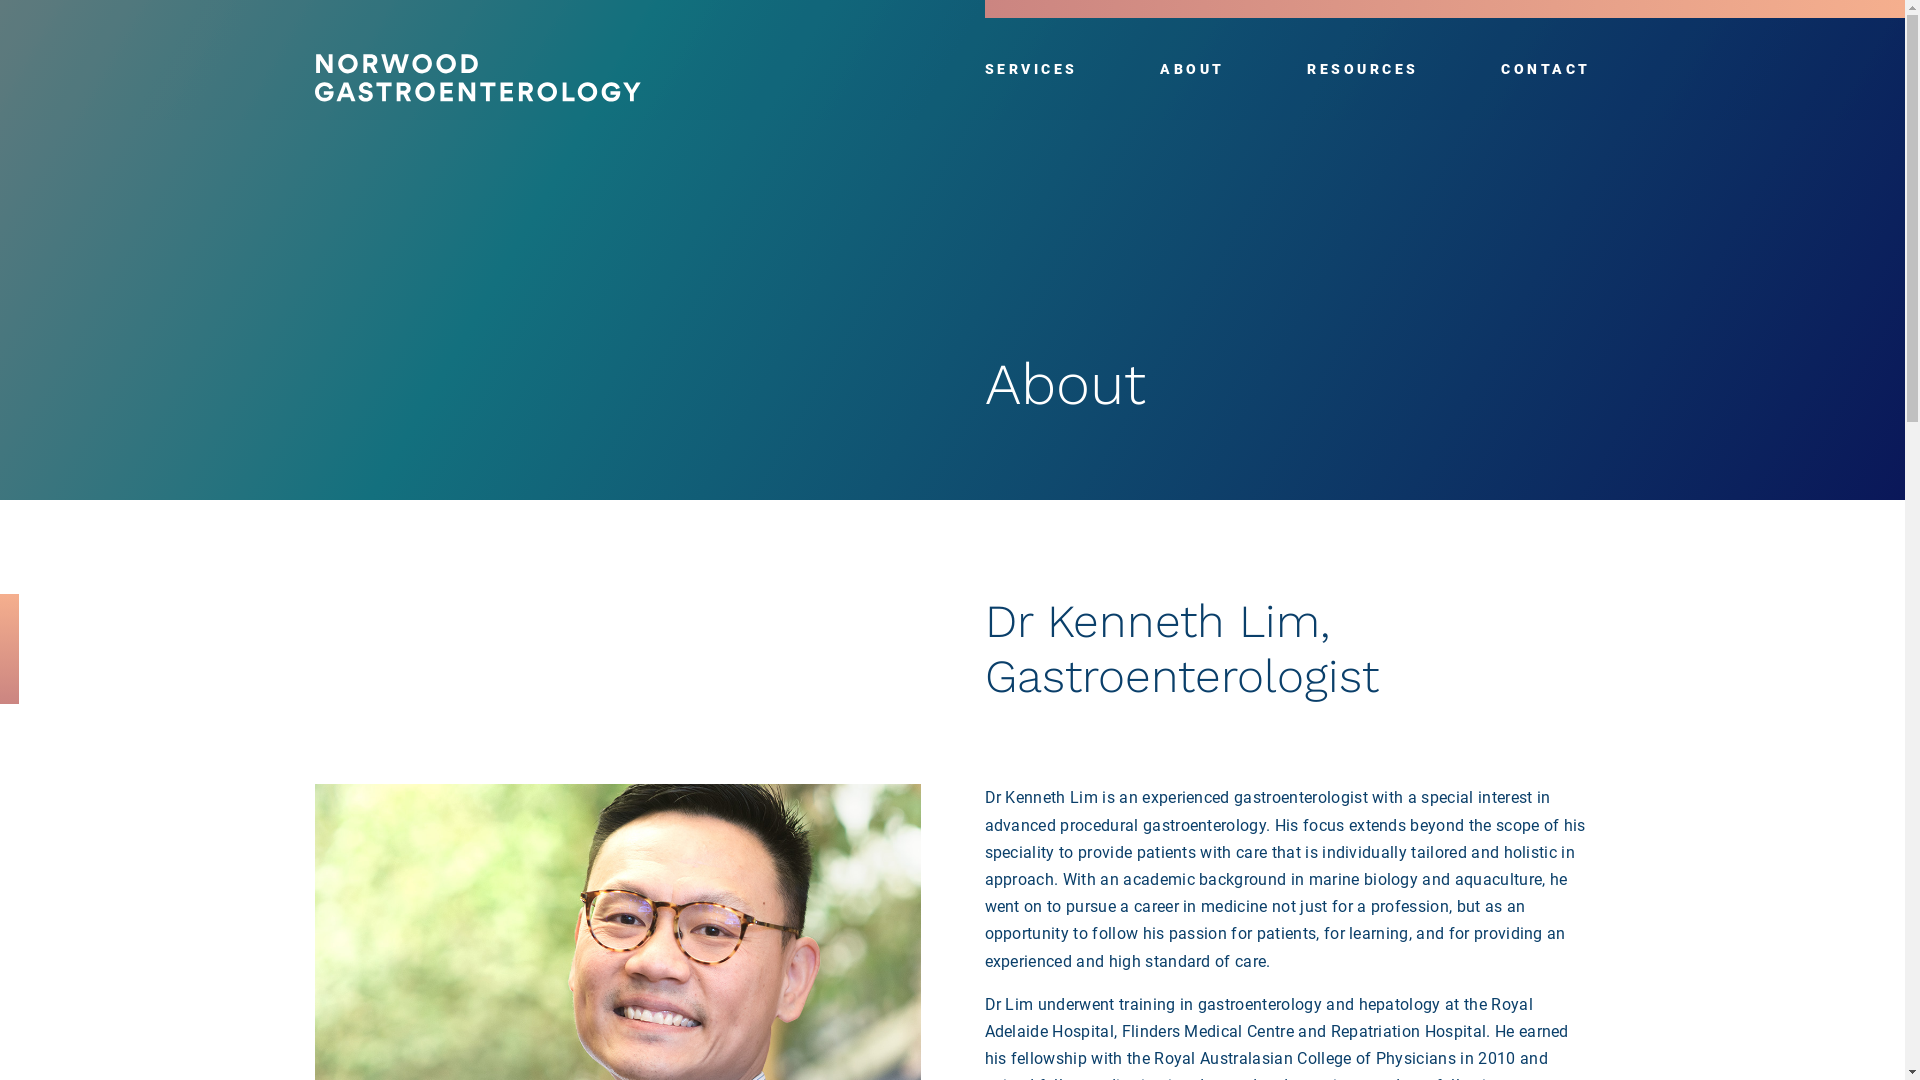  Describe the element at coordinates (1030, 68) in the screenshot. I see `'SERVICES'` at that location.